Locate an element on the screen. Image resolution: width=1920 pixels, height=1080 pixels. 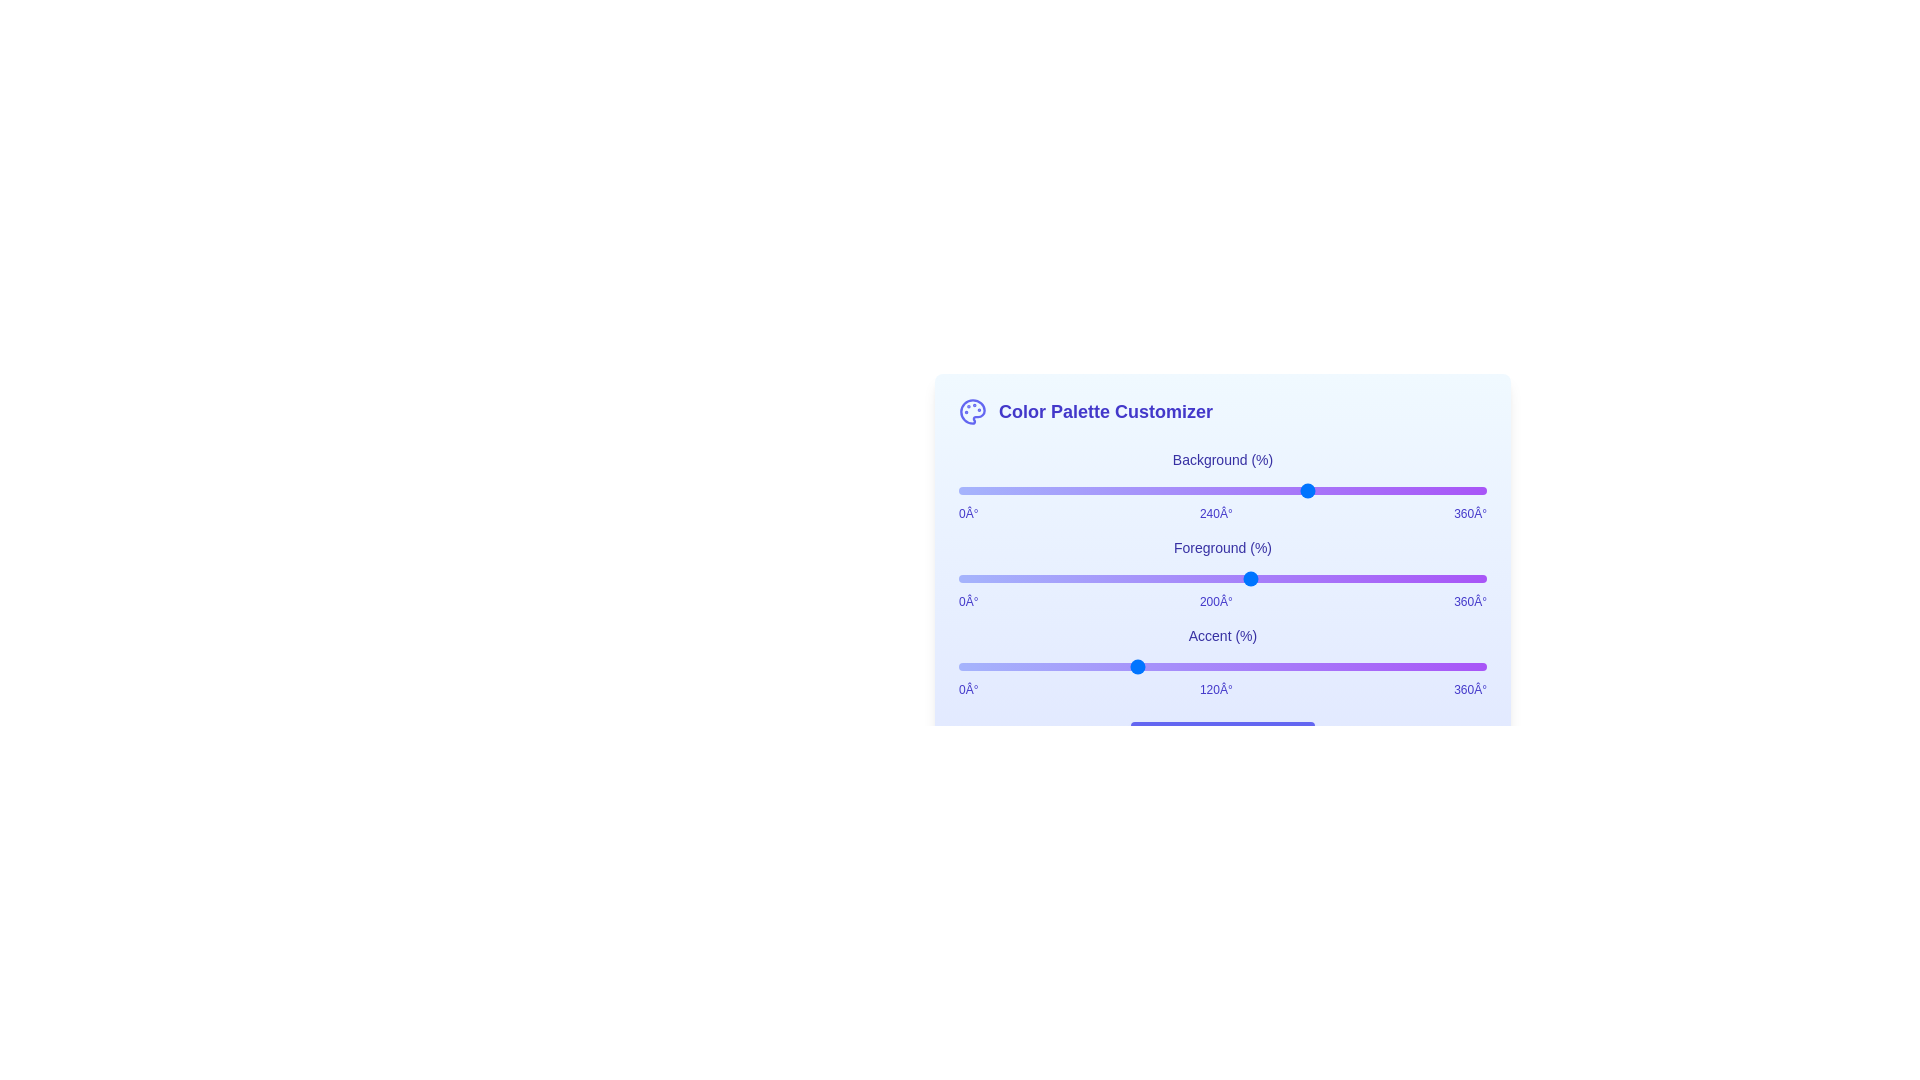
the foreground color slider to set its hue value to 256° is located at coordinates (1334, 578).